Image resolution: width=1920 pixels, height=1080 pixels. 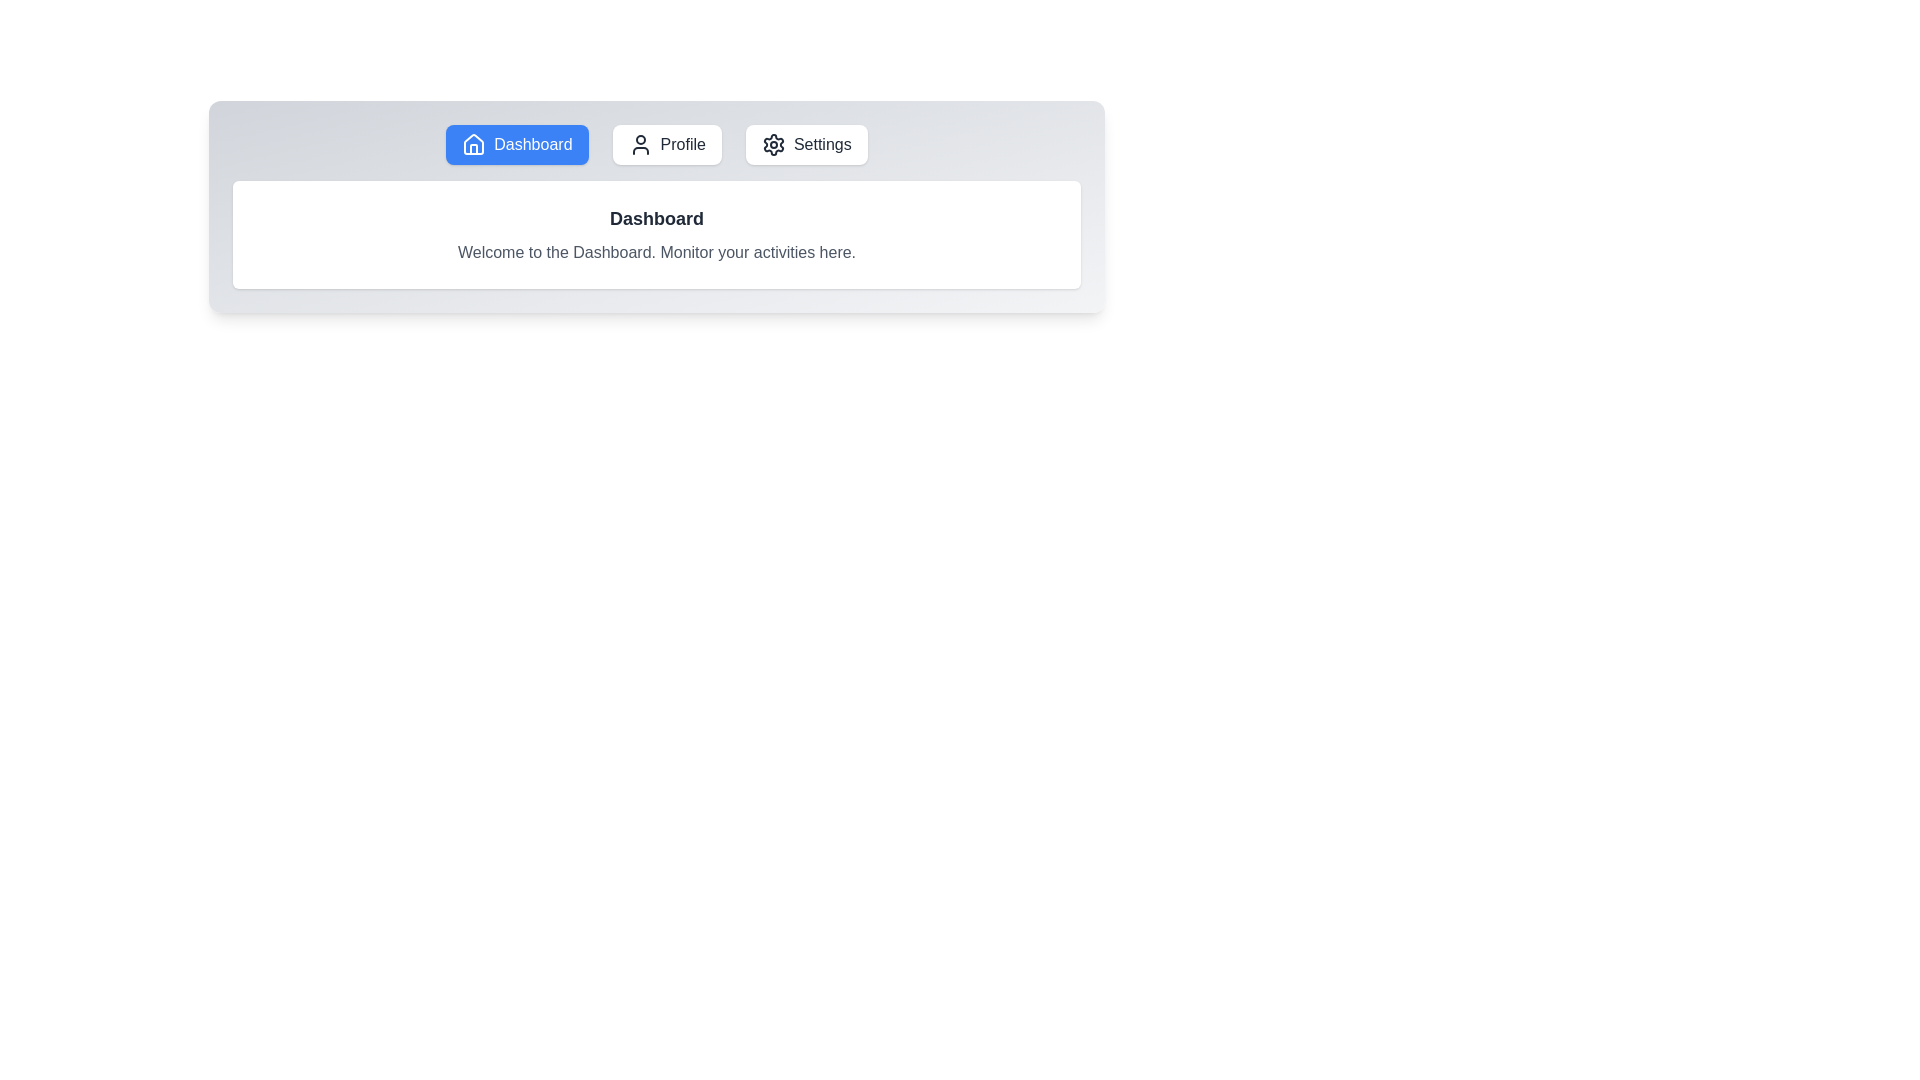 What do you see at coordinates (806, 144) in the screenshot?
I see `the Settings tab by clicking on the corresponding button` at bounding box center [806, 144].